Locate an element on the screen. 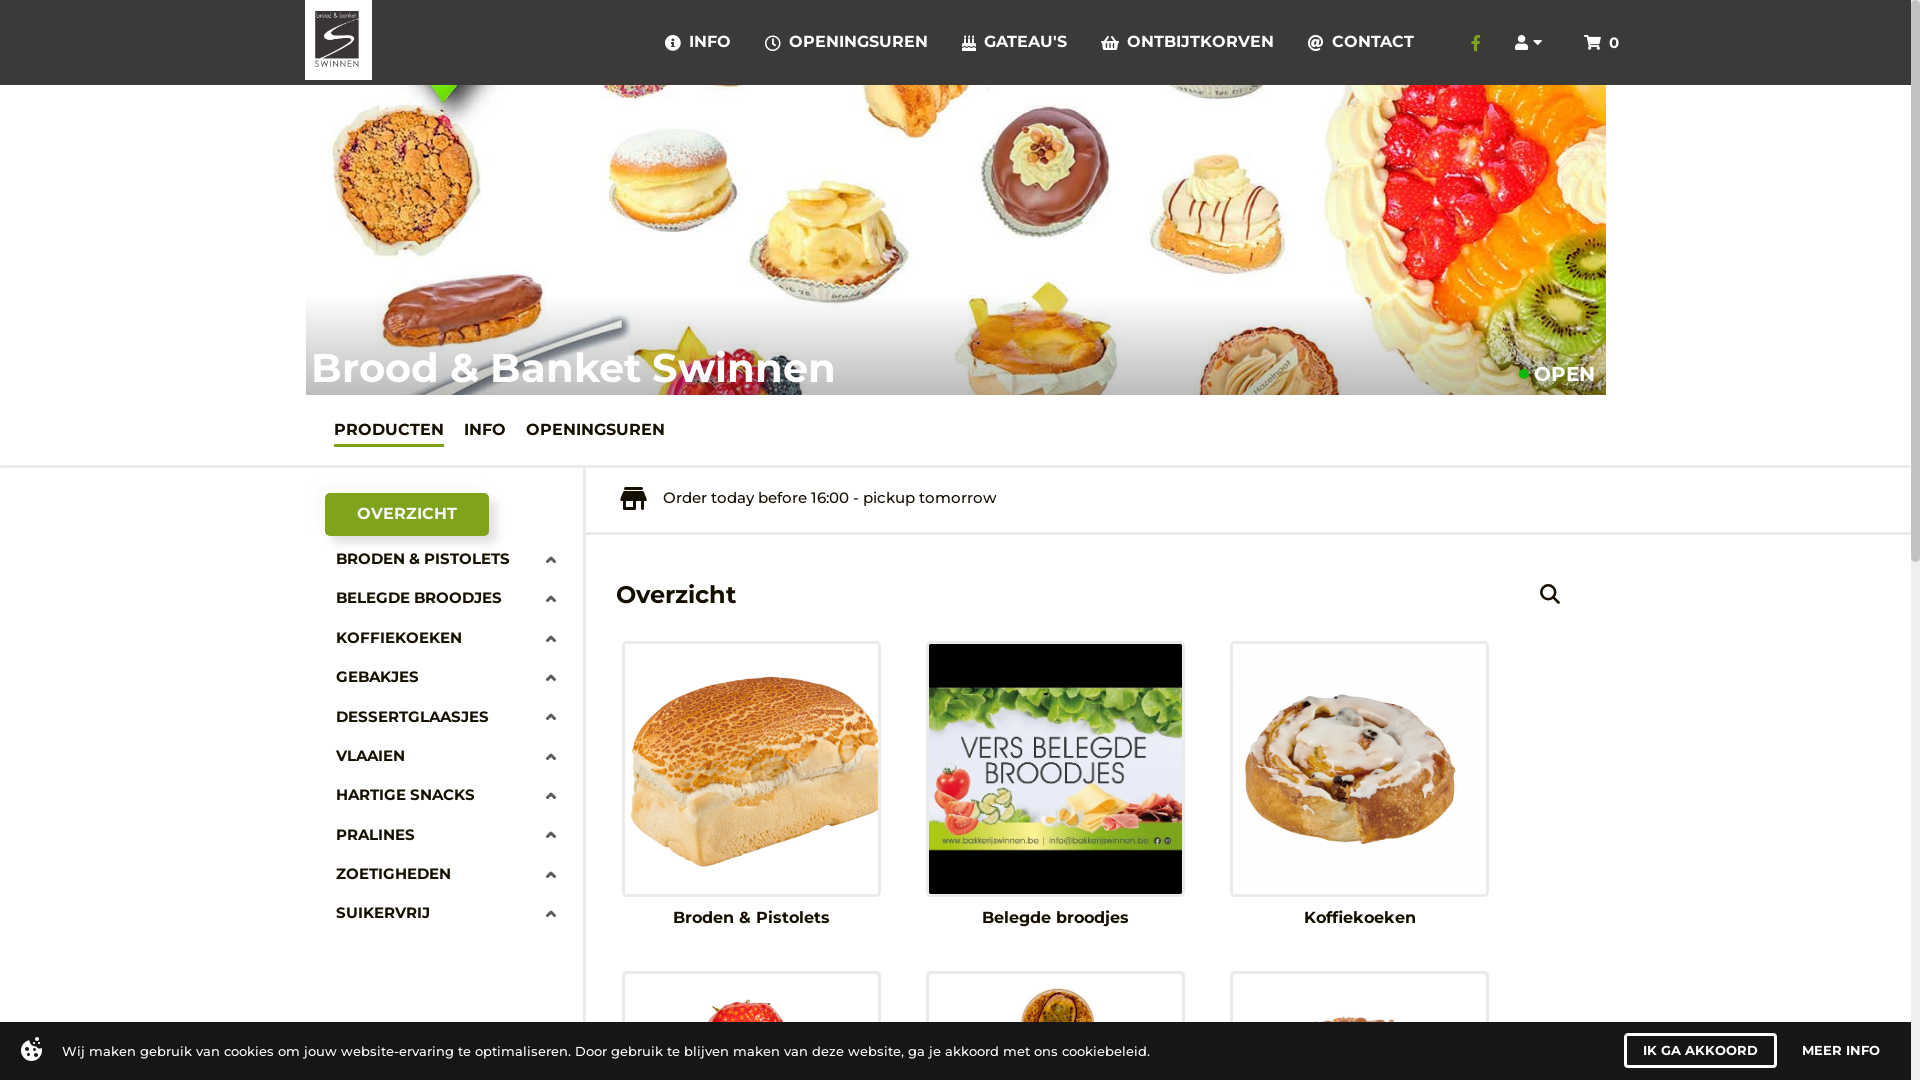 The width and height of the screenshot is (1920, 1080). 'I AGREE' is located at coordinates (1736, 1049).